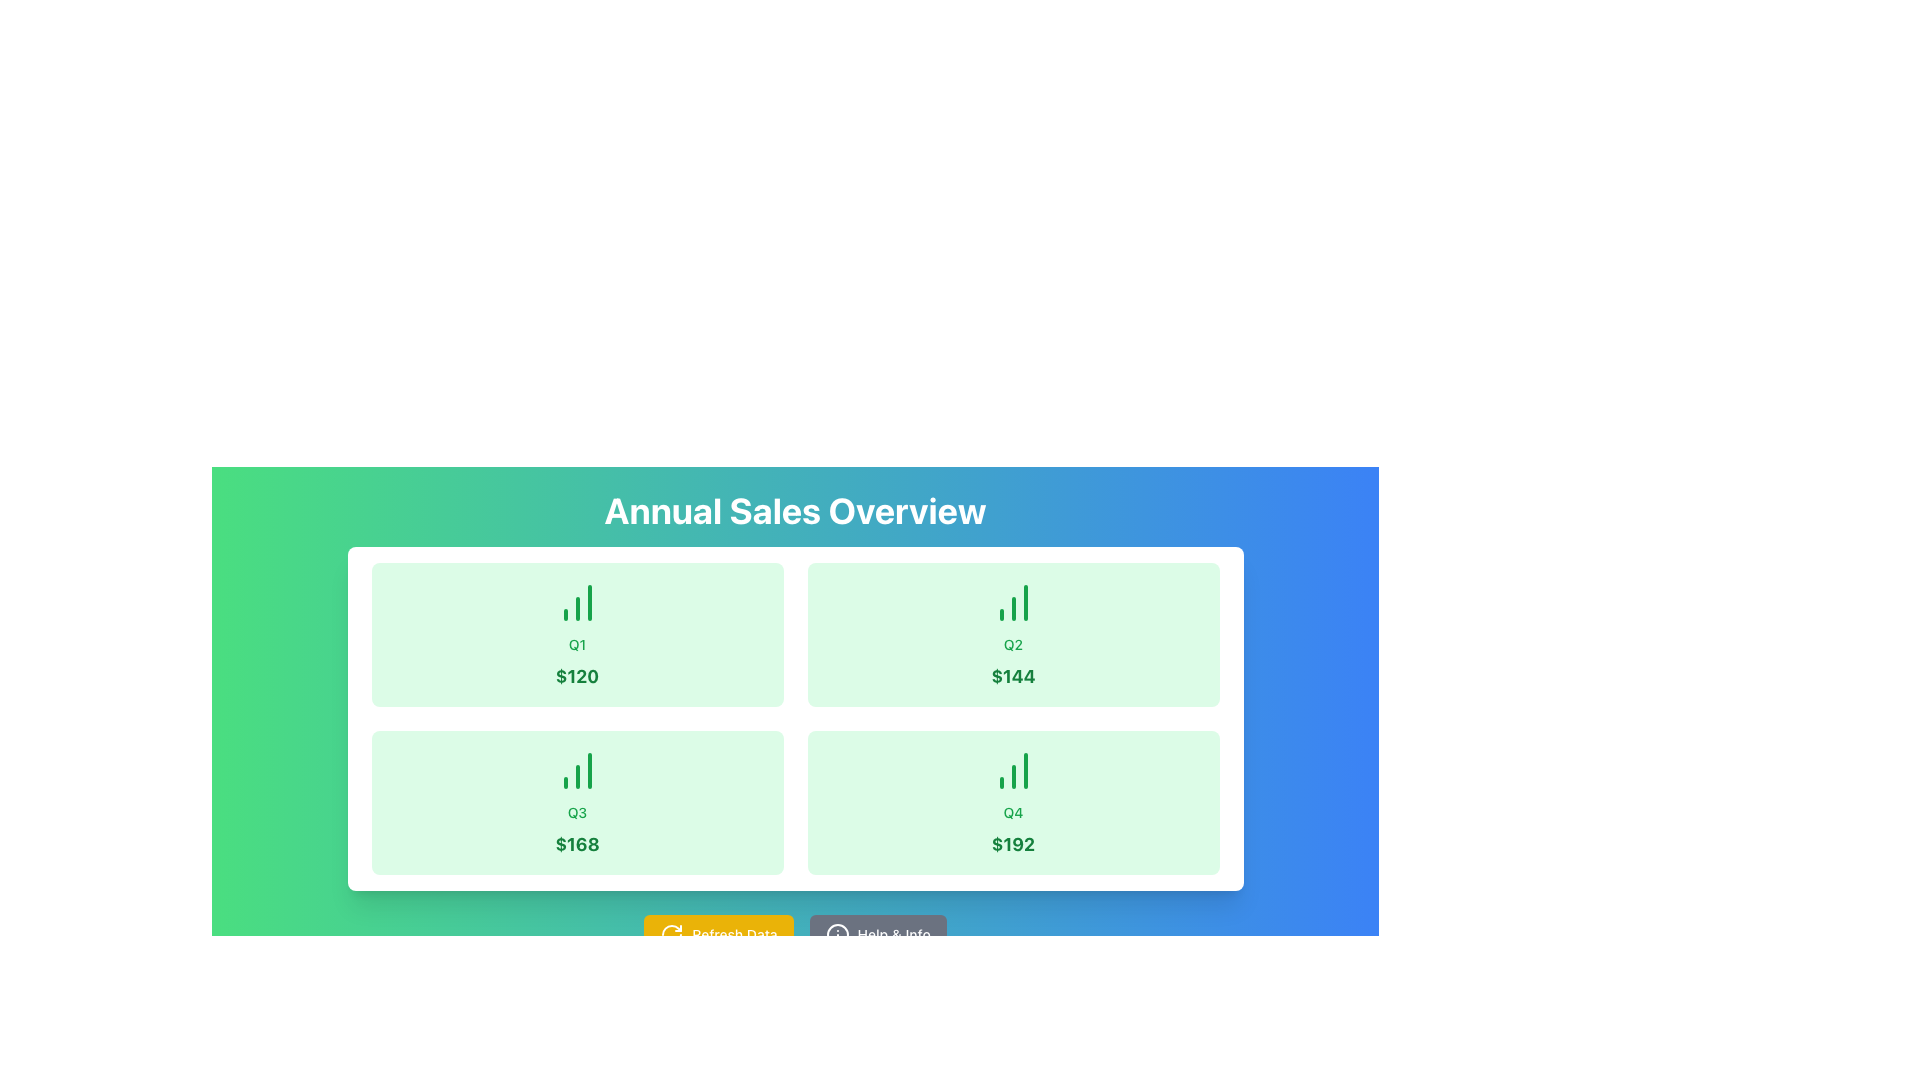  Describe the element at coordinates (576, 676) in the screenshot. I see `the text label displaying the value '$120' in bold, green-colored text, which is located at the bottom part of the sales data panel for Q1` at that location.